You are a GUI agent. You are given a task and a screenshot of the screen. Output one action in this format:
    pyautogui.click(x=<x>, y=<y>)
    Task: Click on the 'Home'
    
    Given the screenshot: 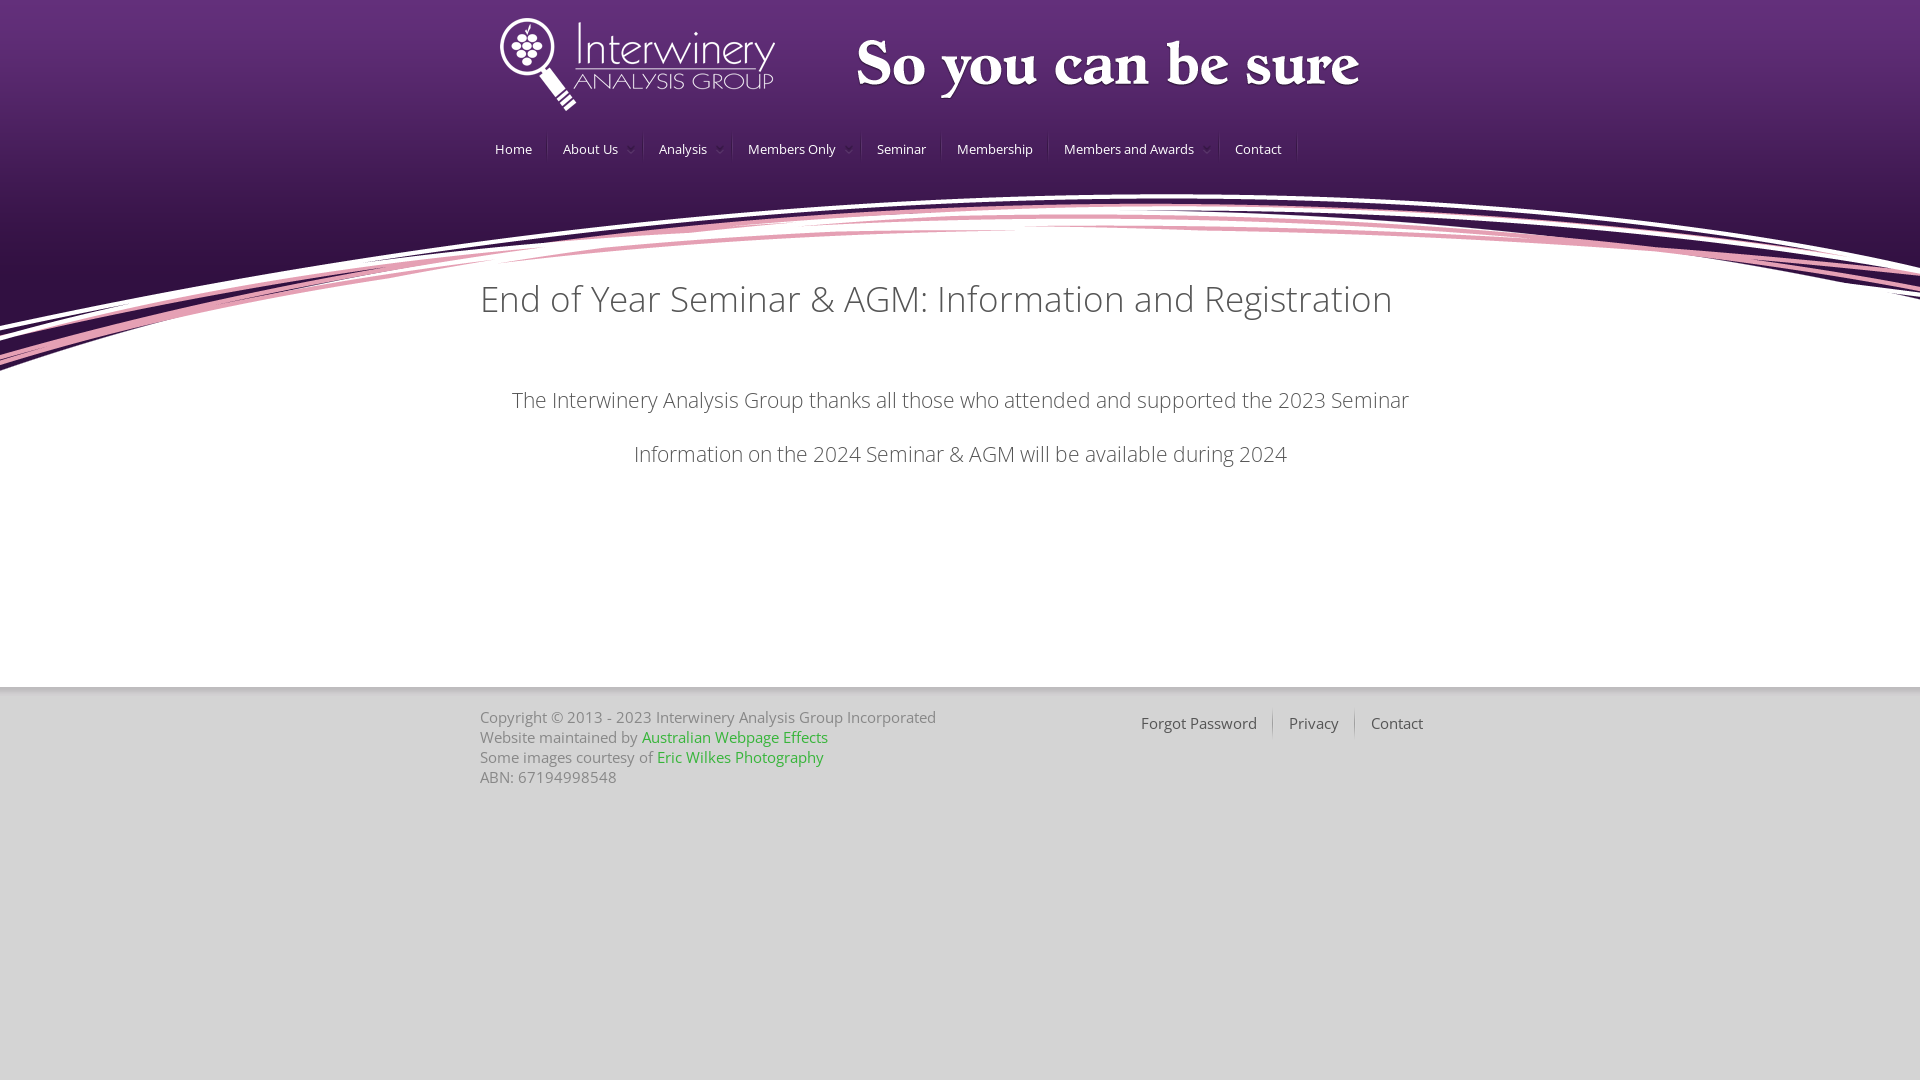 What is the action you would take?
    pyautogui.click(x=480, y=148)
    